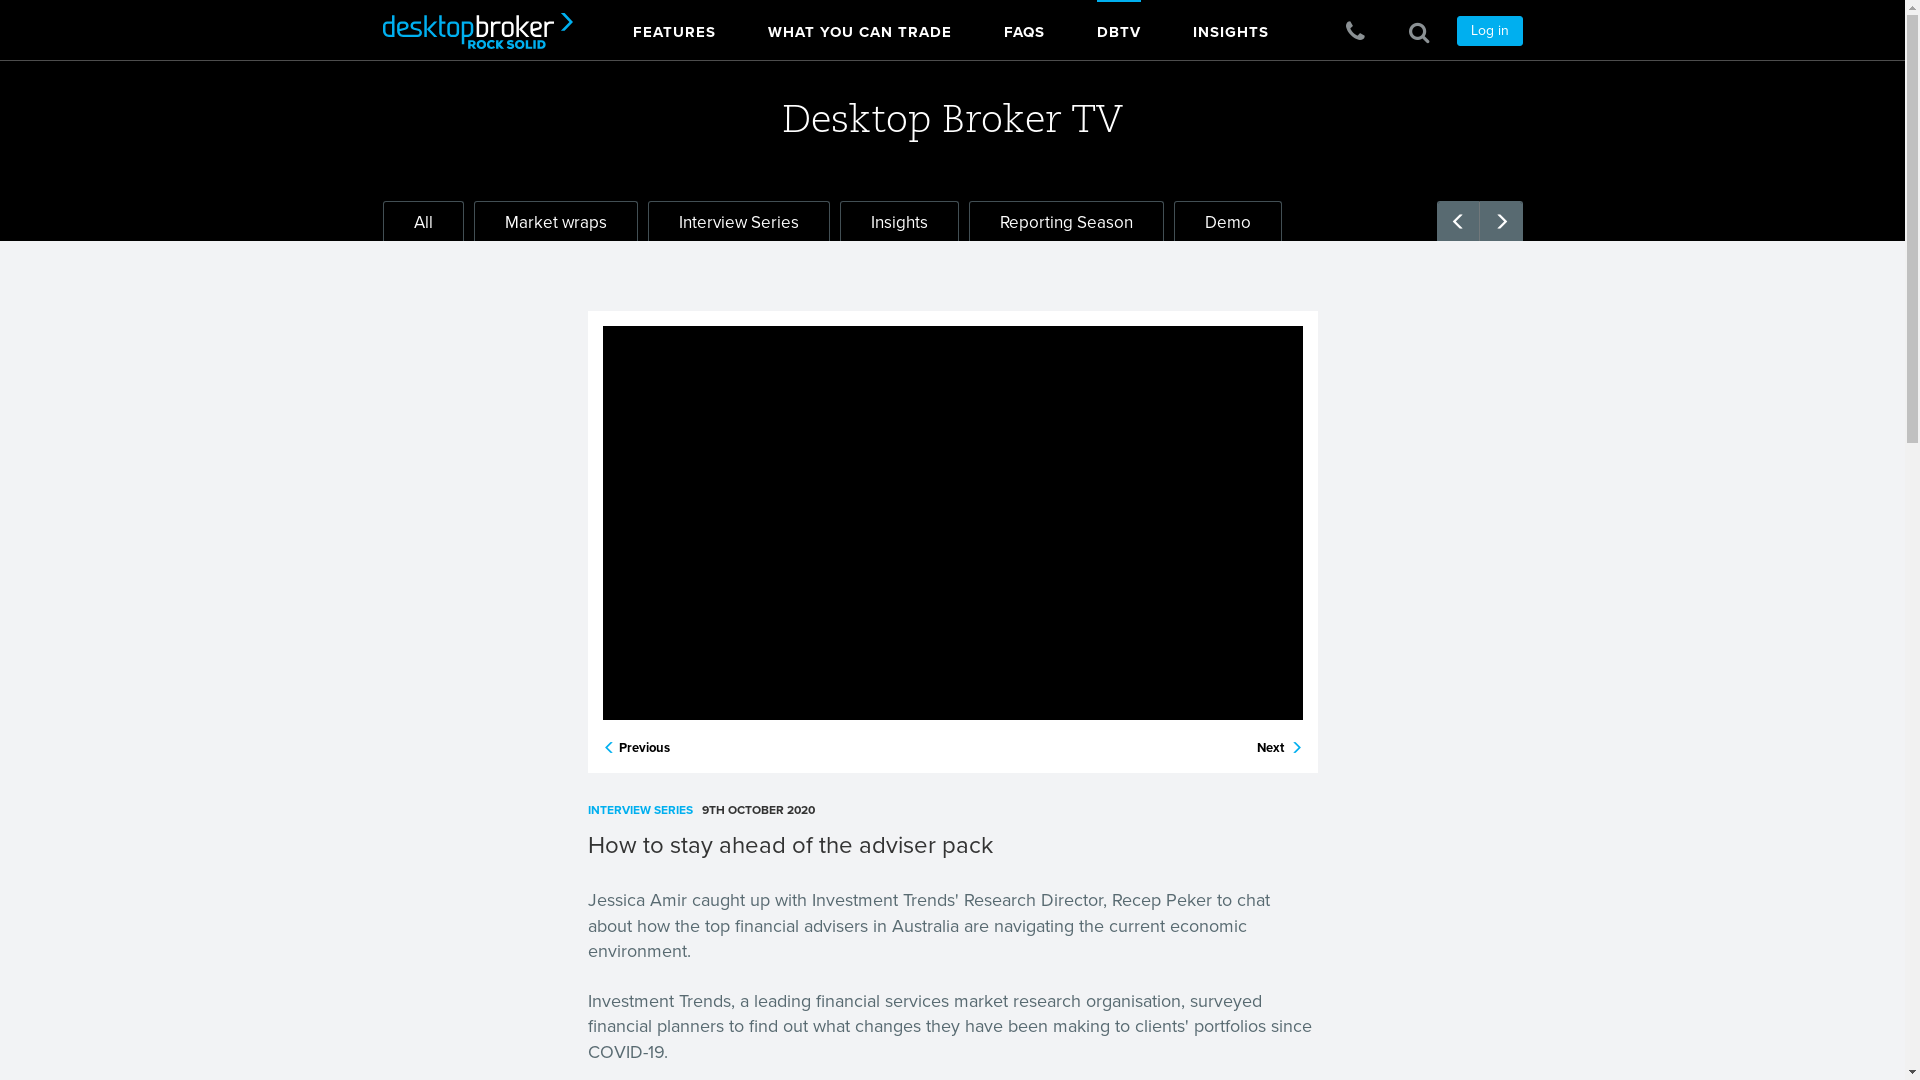  Describe the element at coordinates (1064, 220) in the screenshot. I see `'Reporting Season'` at that location.